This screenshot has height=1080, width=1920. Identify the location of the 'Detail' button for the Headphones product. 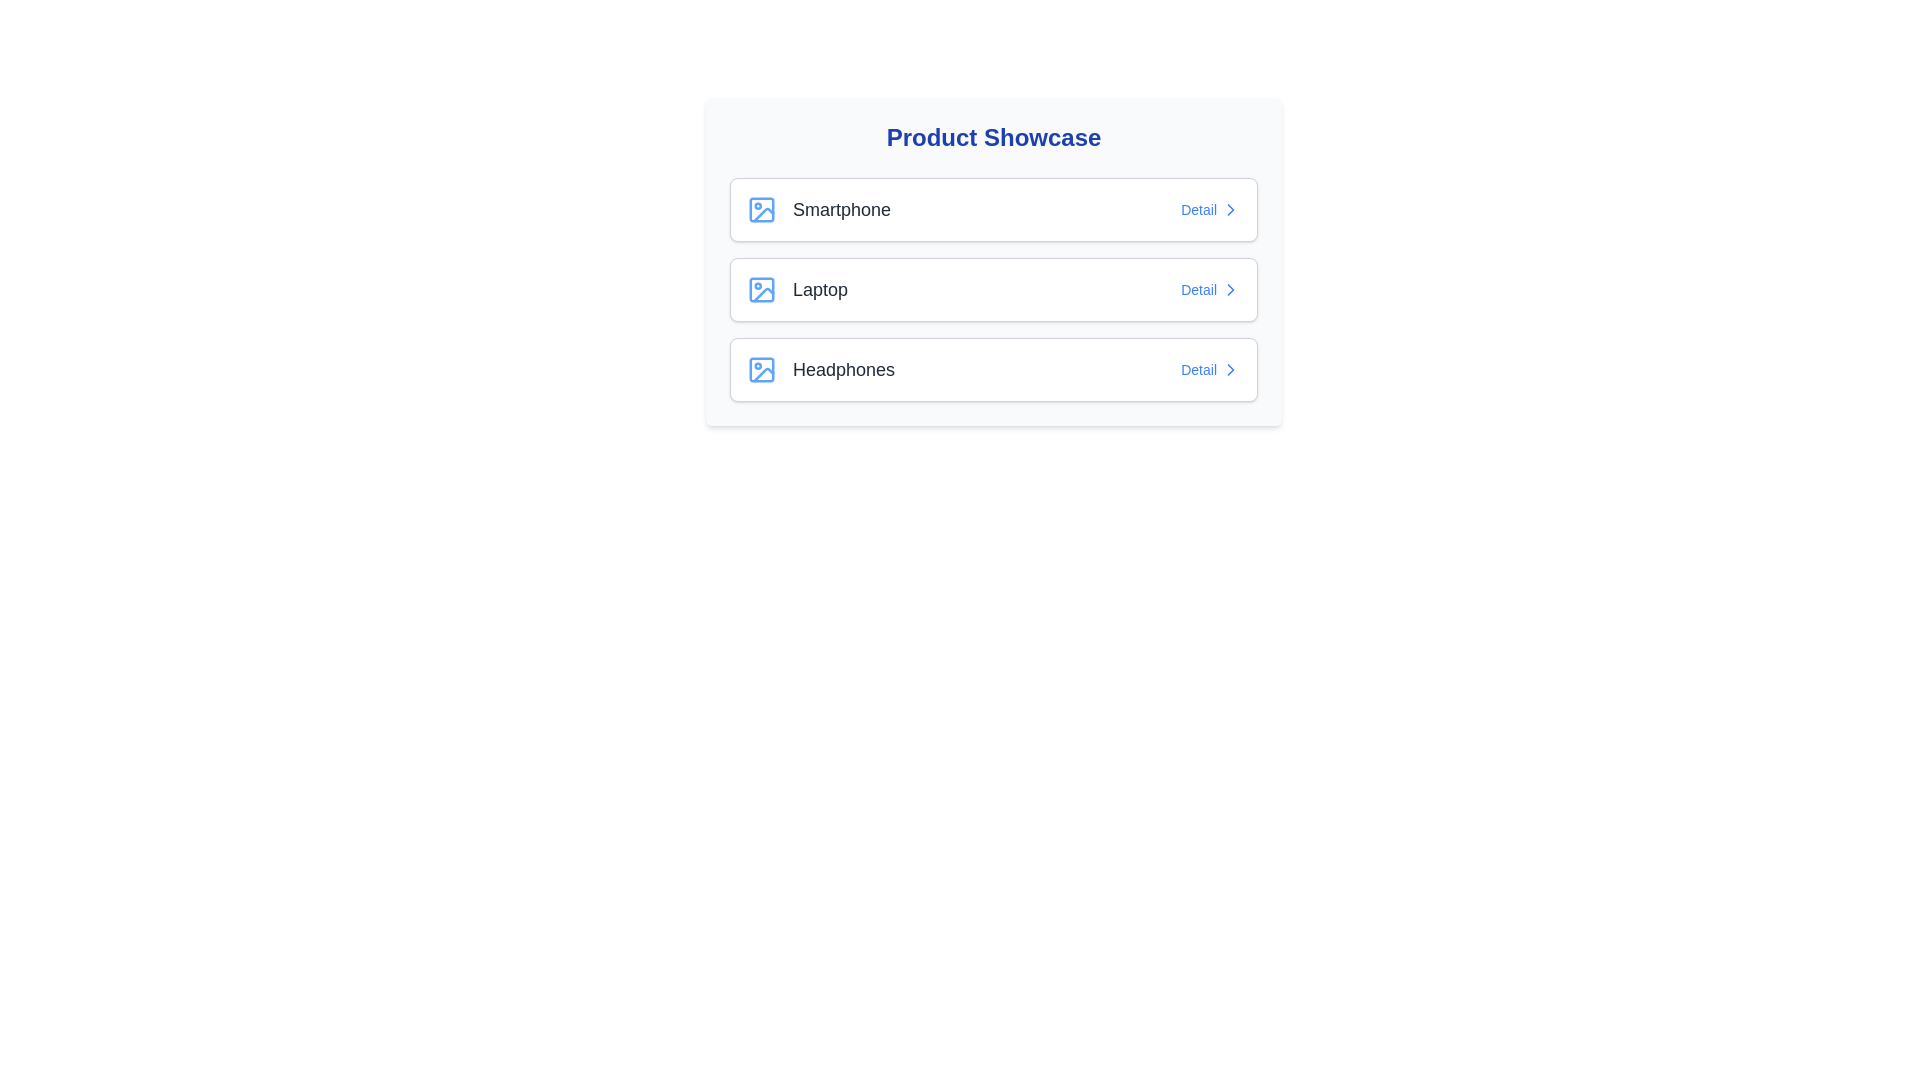
(1209, 370).